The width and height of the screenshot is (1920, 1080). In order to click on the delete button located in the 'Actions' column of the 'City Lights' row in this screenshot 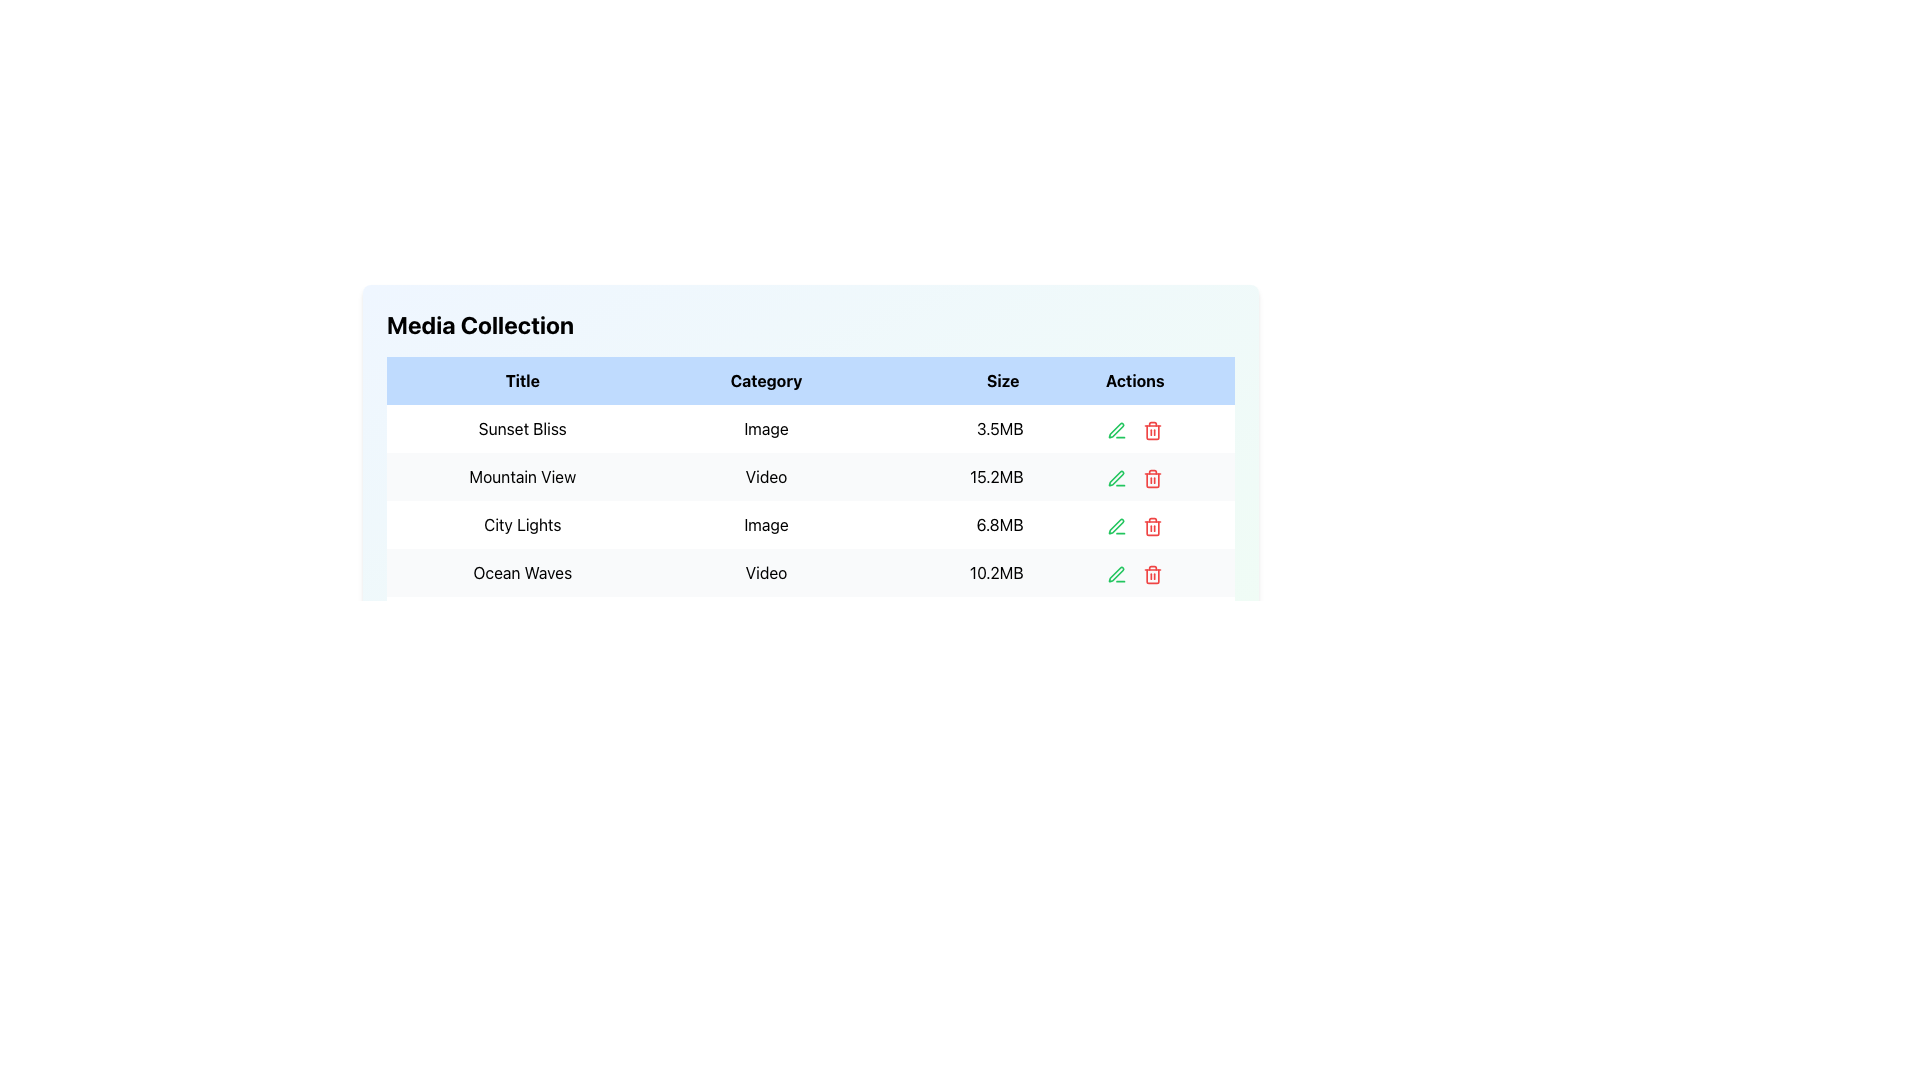, I will do `click(1153, 523)`.